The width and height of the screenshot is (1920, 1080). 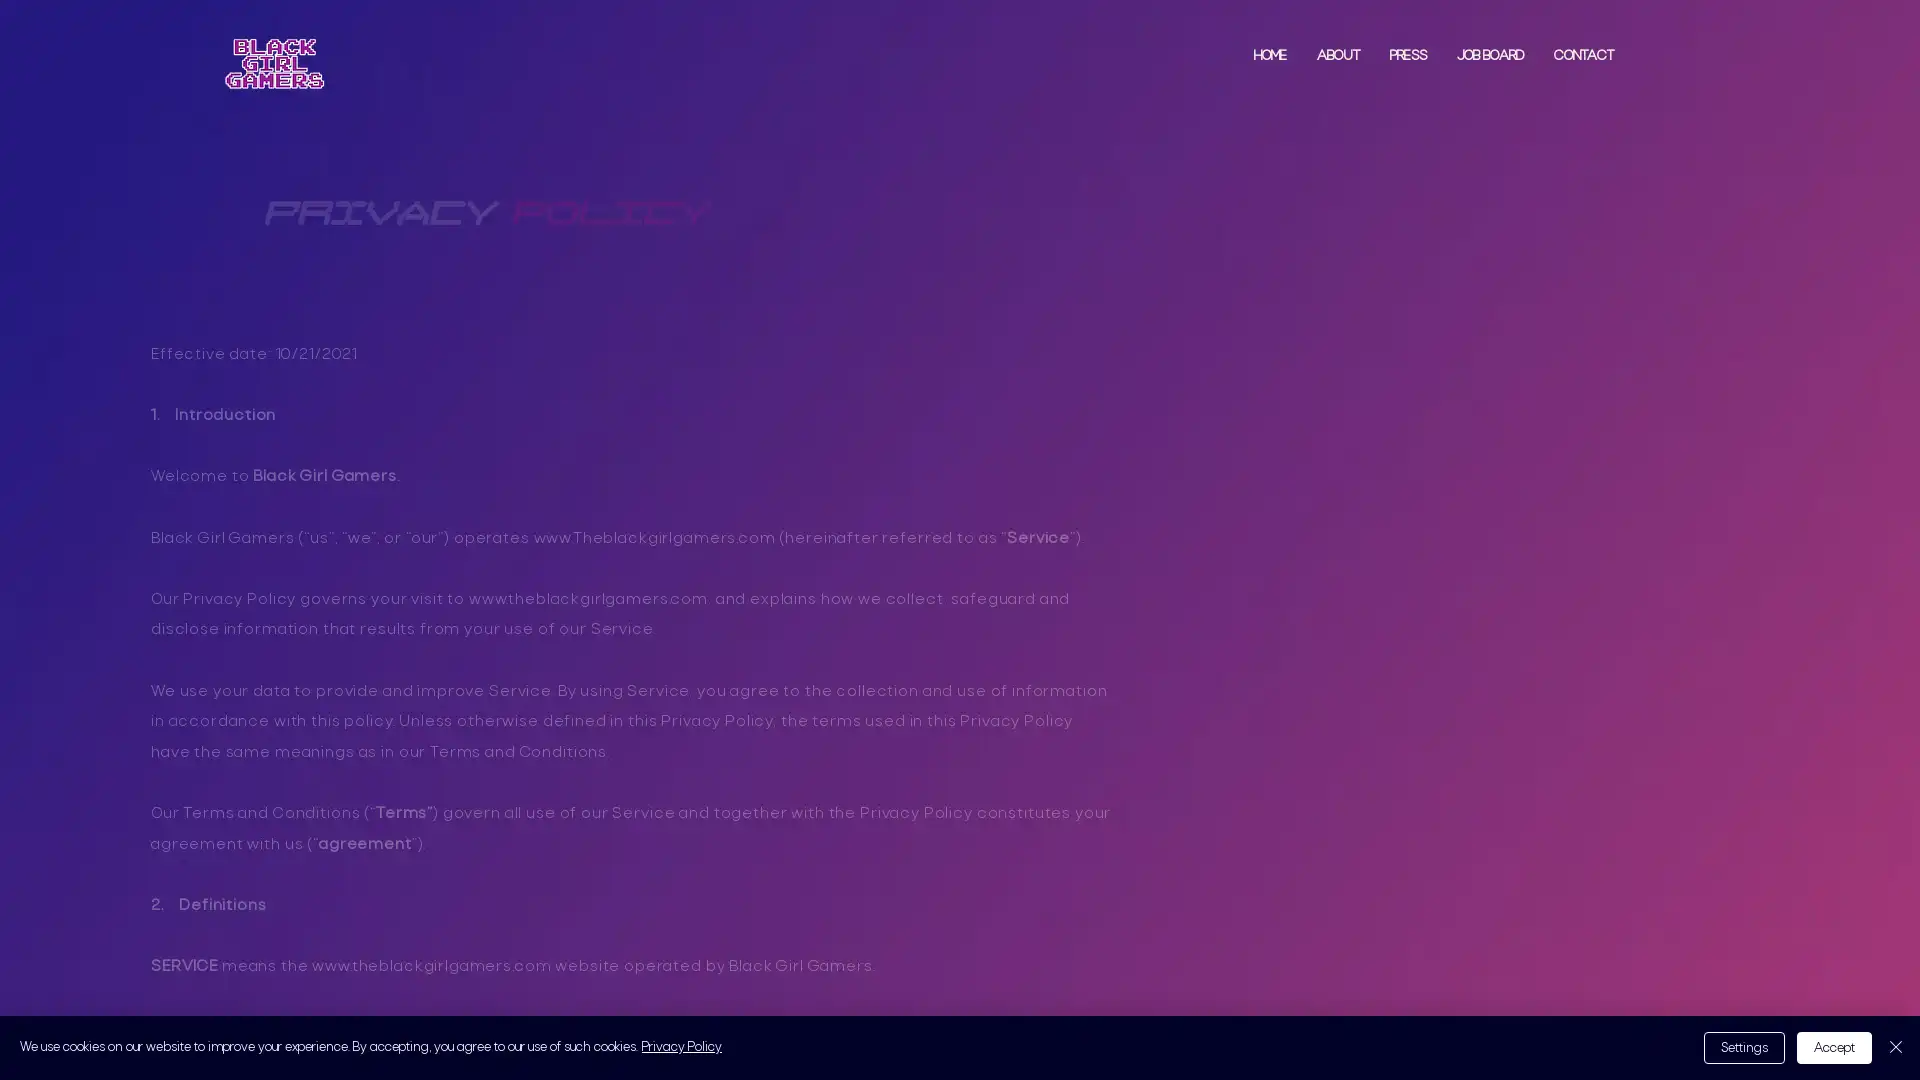 What do you see at coordinates (1895, 1047) in the screenshot?
I see `Close` at bounding box center [1895, 1047].